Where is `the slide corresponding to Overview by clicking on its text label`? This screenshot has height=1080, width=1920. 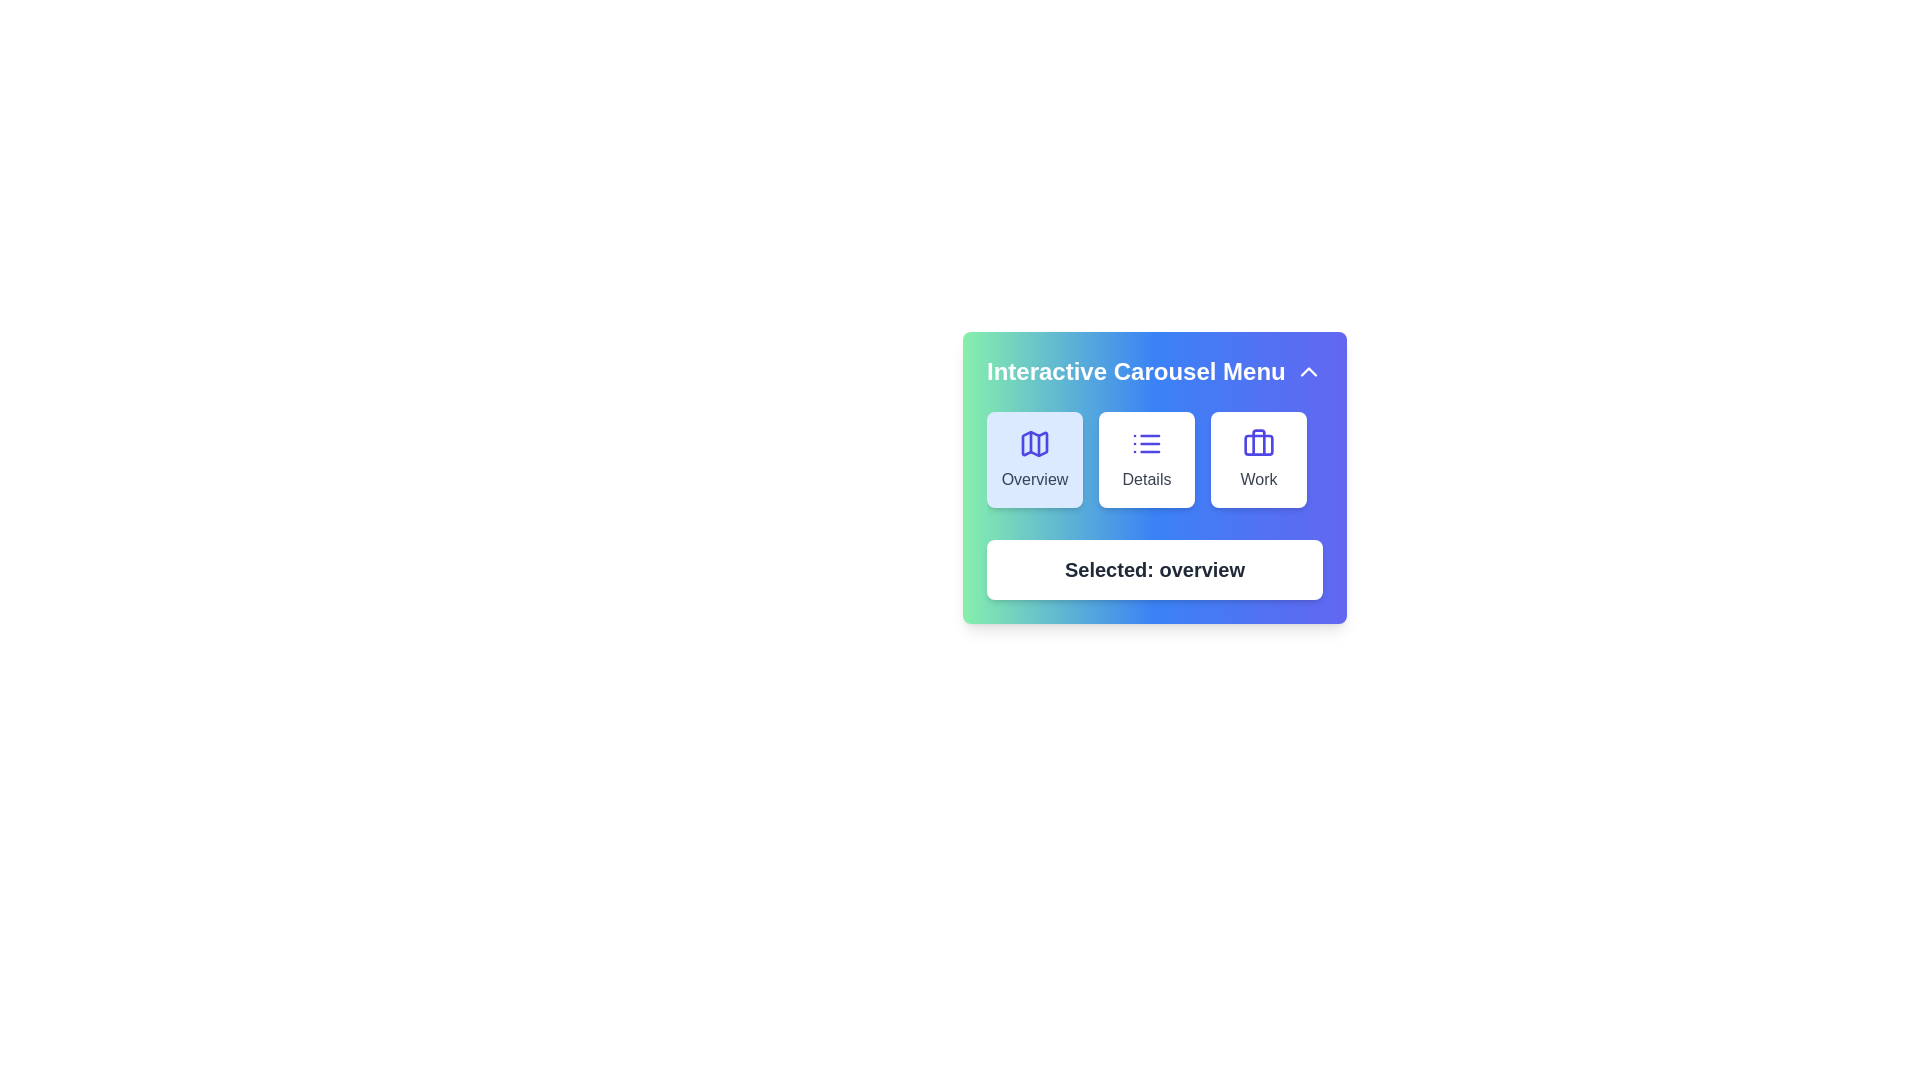 the slide corresponding to Overview by clicking on its text label is located at coordinates (1035, 479).